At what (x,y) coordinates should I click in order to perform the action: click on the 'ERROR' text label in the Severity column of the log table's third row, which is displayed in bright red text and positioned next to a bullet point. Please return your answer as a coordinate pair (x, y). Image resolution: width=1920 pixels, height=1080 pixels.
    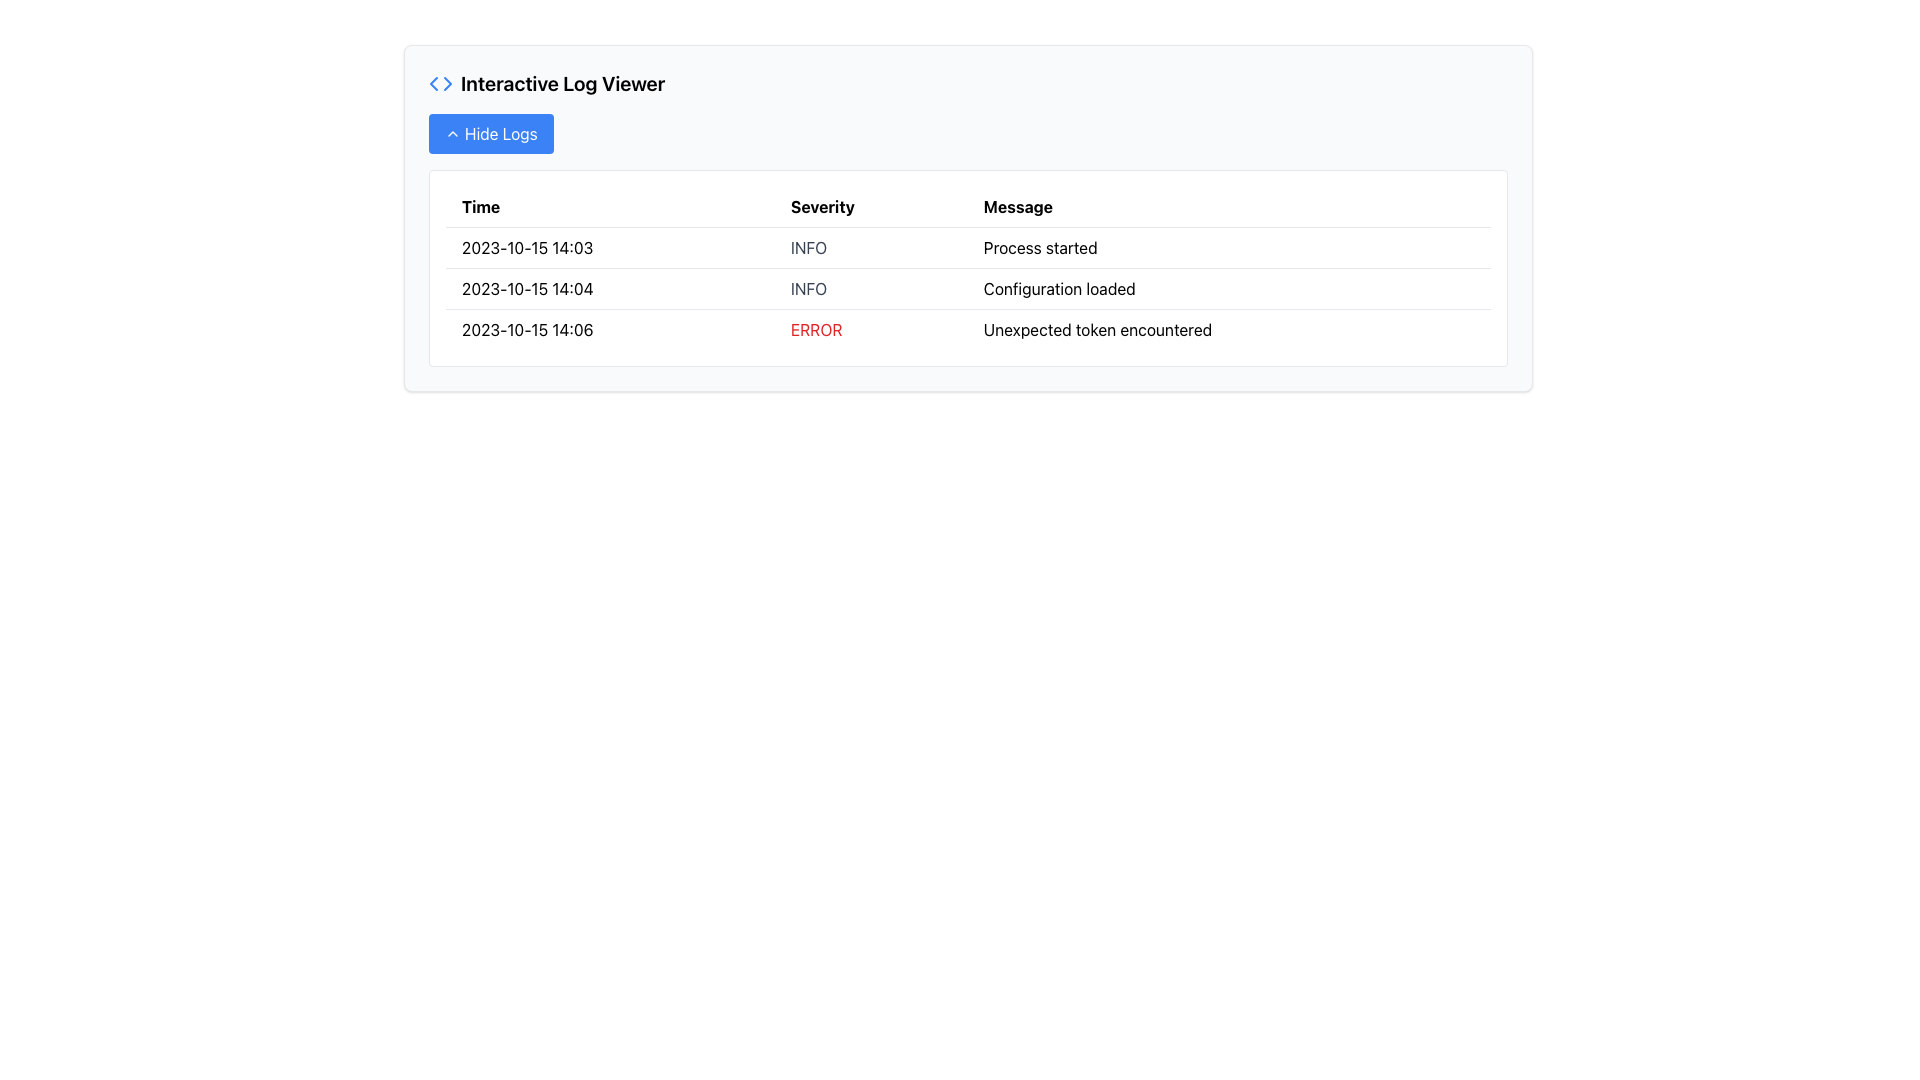
    Looking at the image, I should click on (871, 328).